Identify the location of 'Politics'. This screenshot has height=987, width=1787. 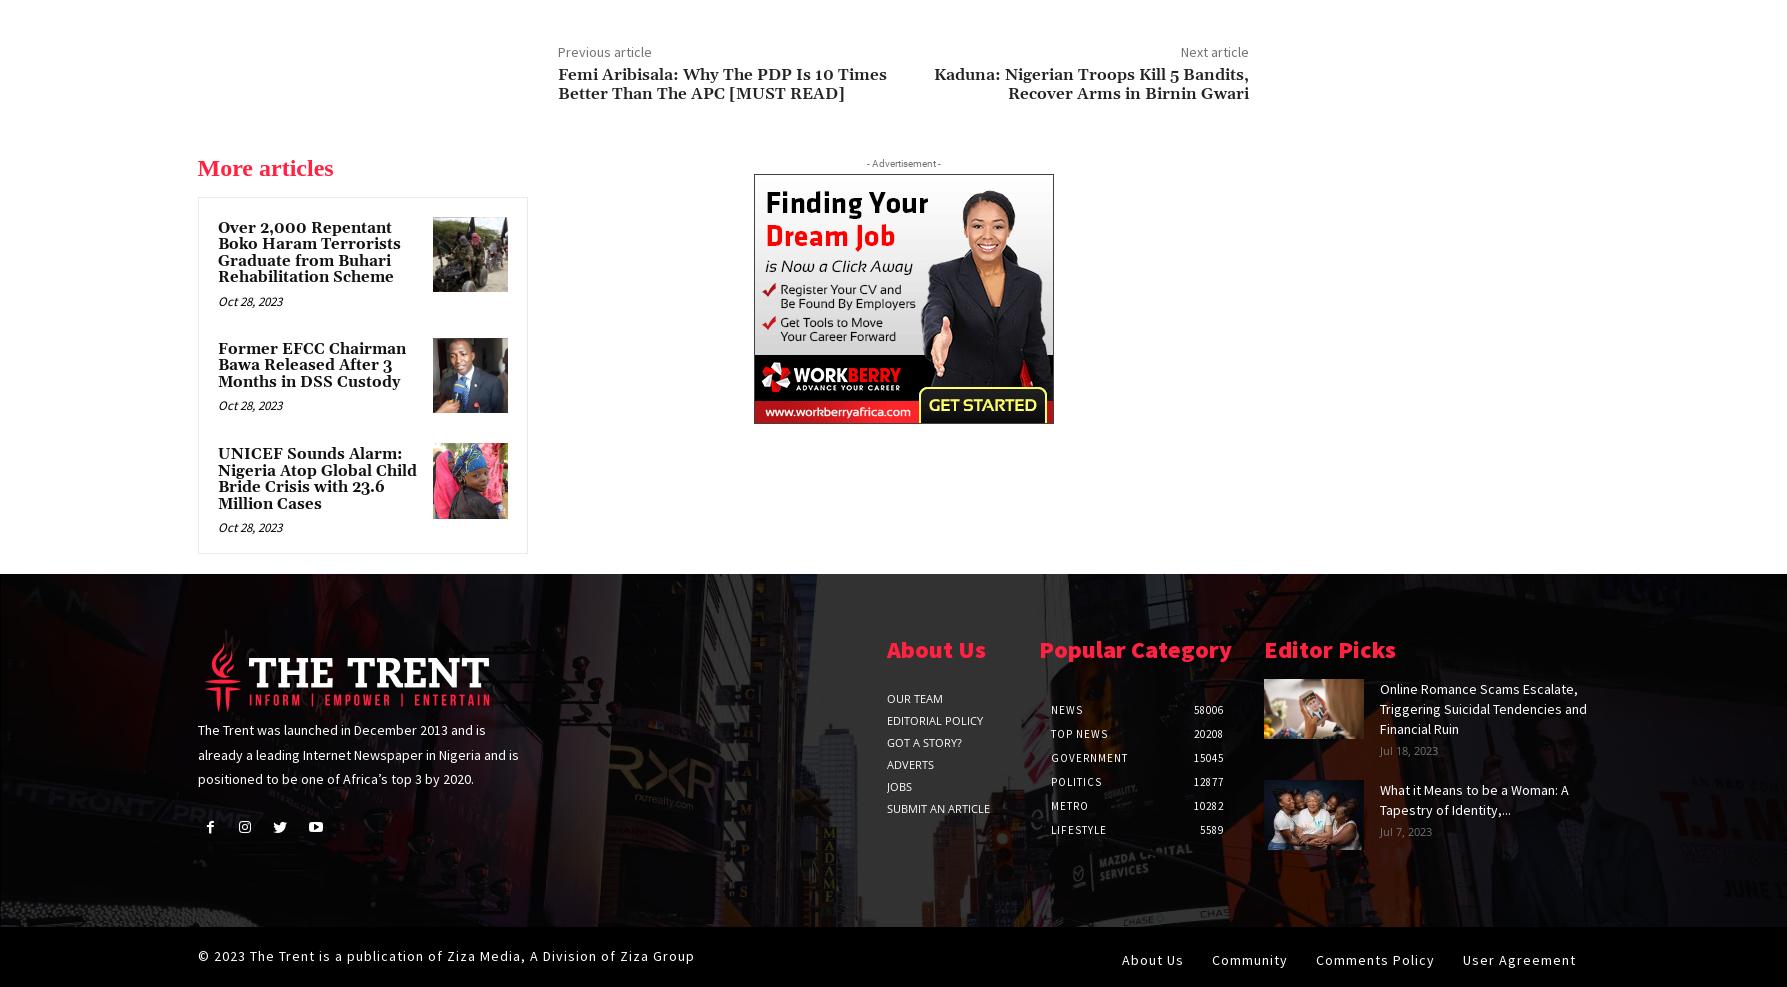
(1049, 782).